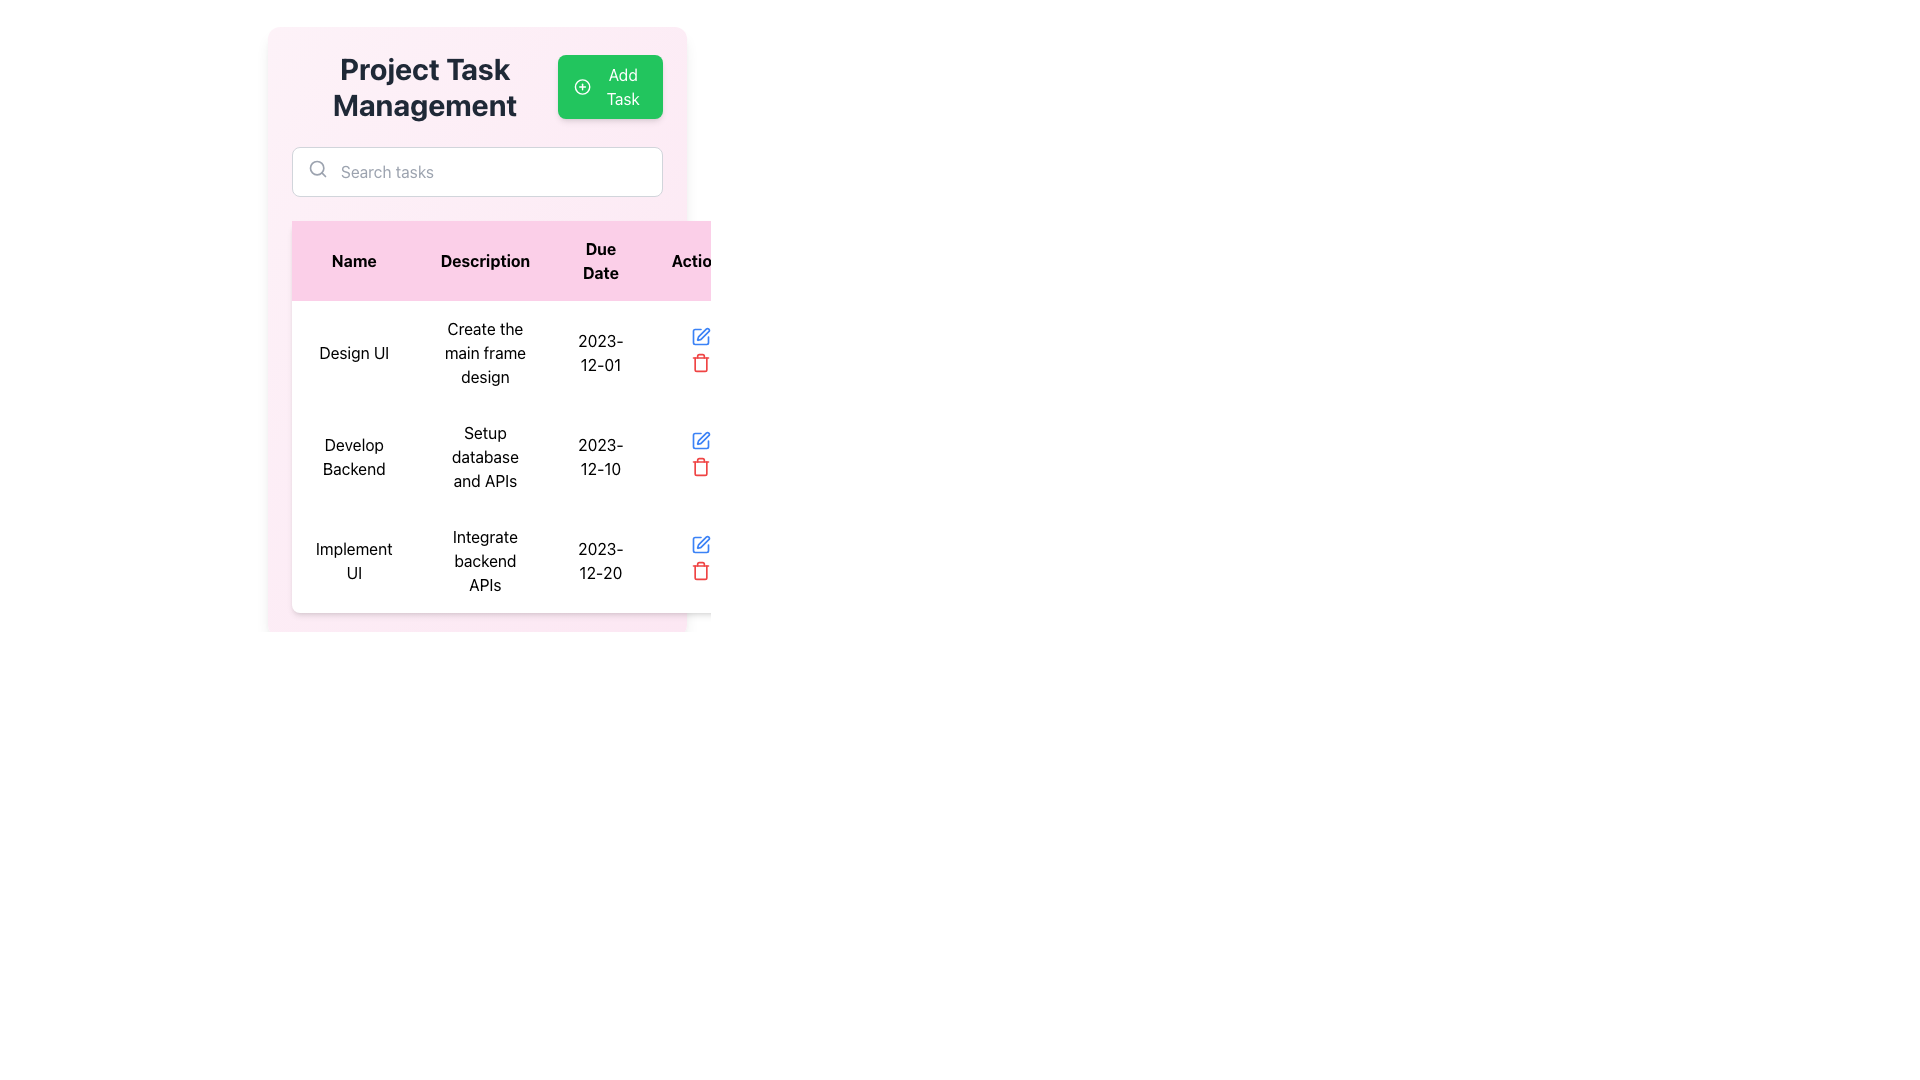  What do you see at coordinates (581, 86) in the screenshot?
I see `the green circular icon with a plus sign located to the left of the 'Add Task' button text` at bounding box center [581, 86].